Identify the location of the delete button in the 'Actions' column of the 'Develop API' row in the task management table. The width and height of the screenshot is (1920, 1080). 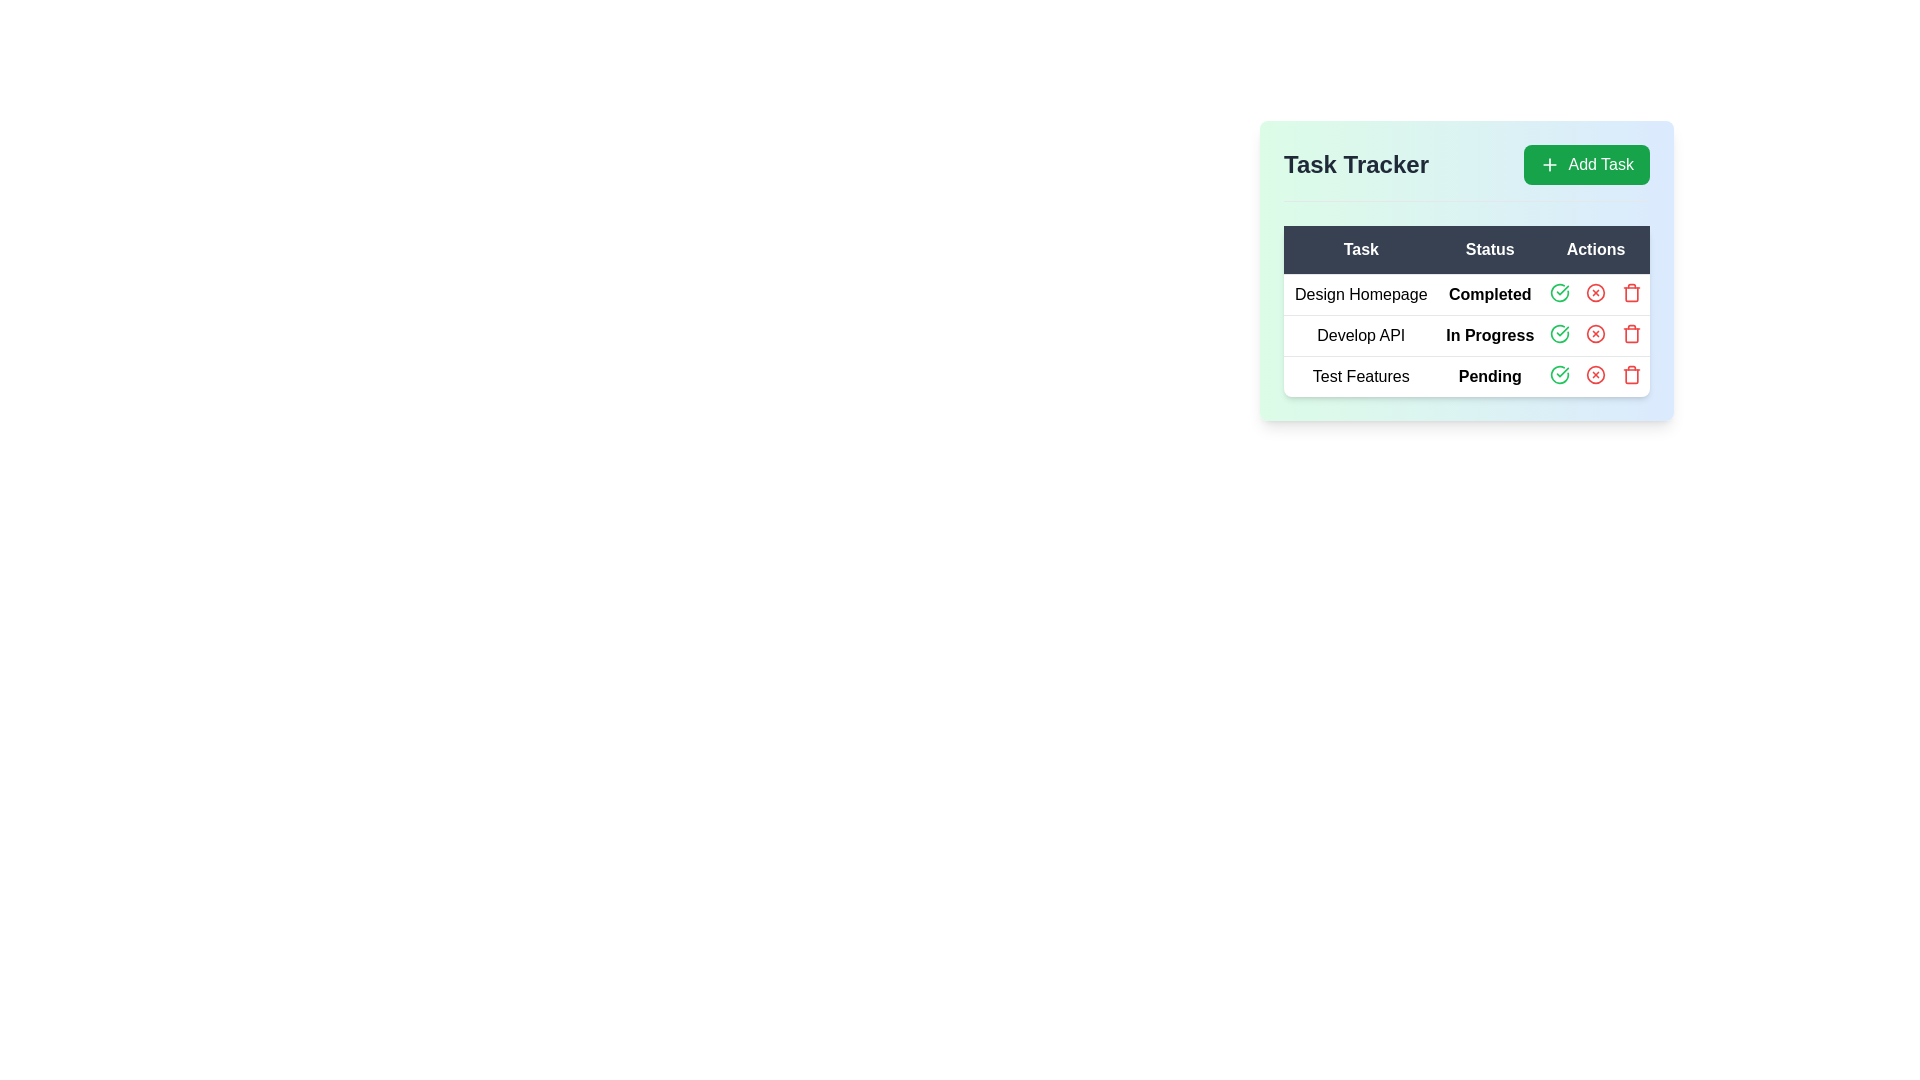
(1632, 333).